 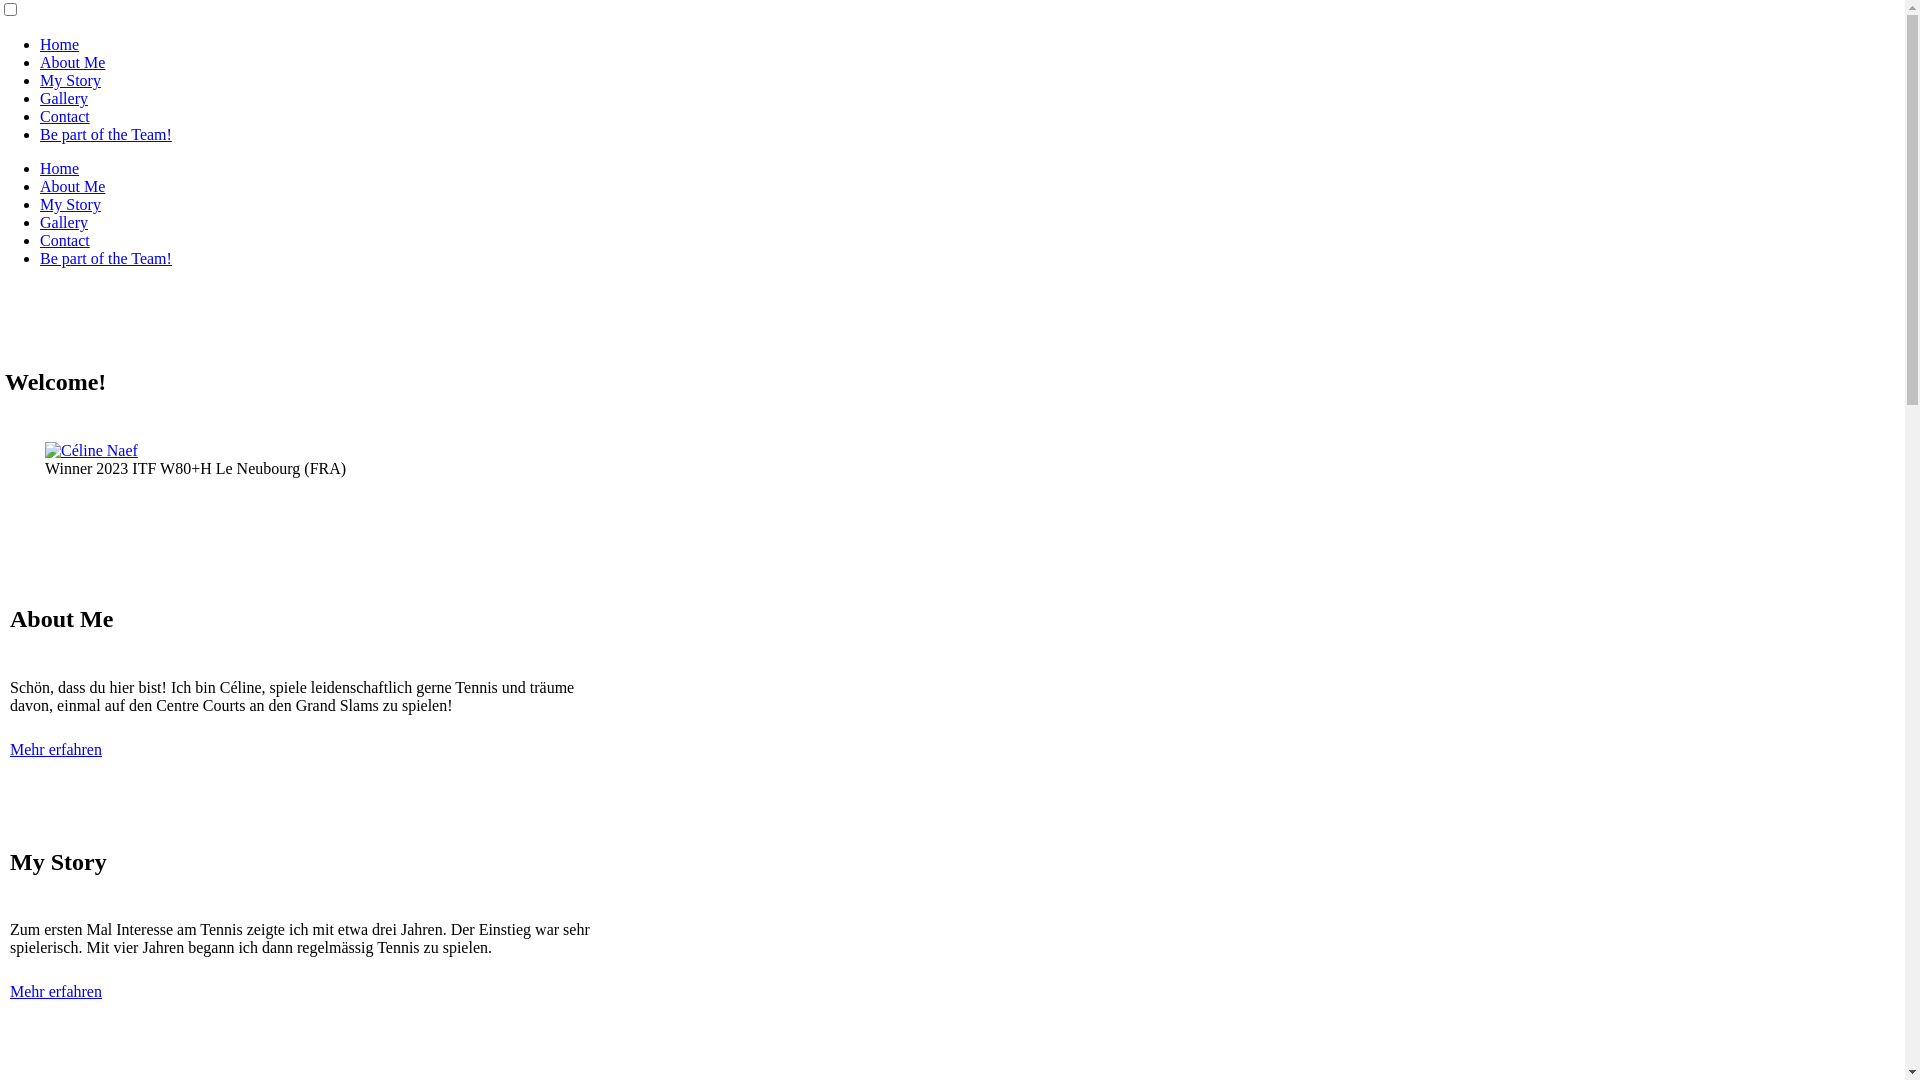 I want to click on 'Contact', so click(x=39, y=116).